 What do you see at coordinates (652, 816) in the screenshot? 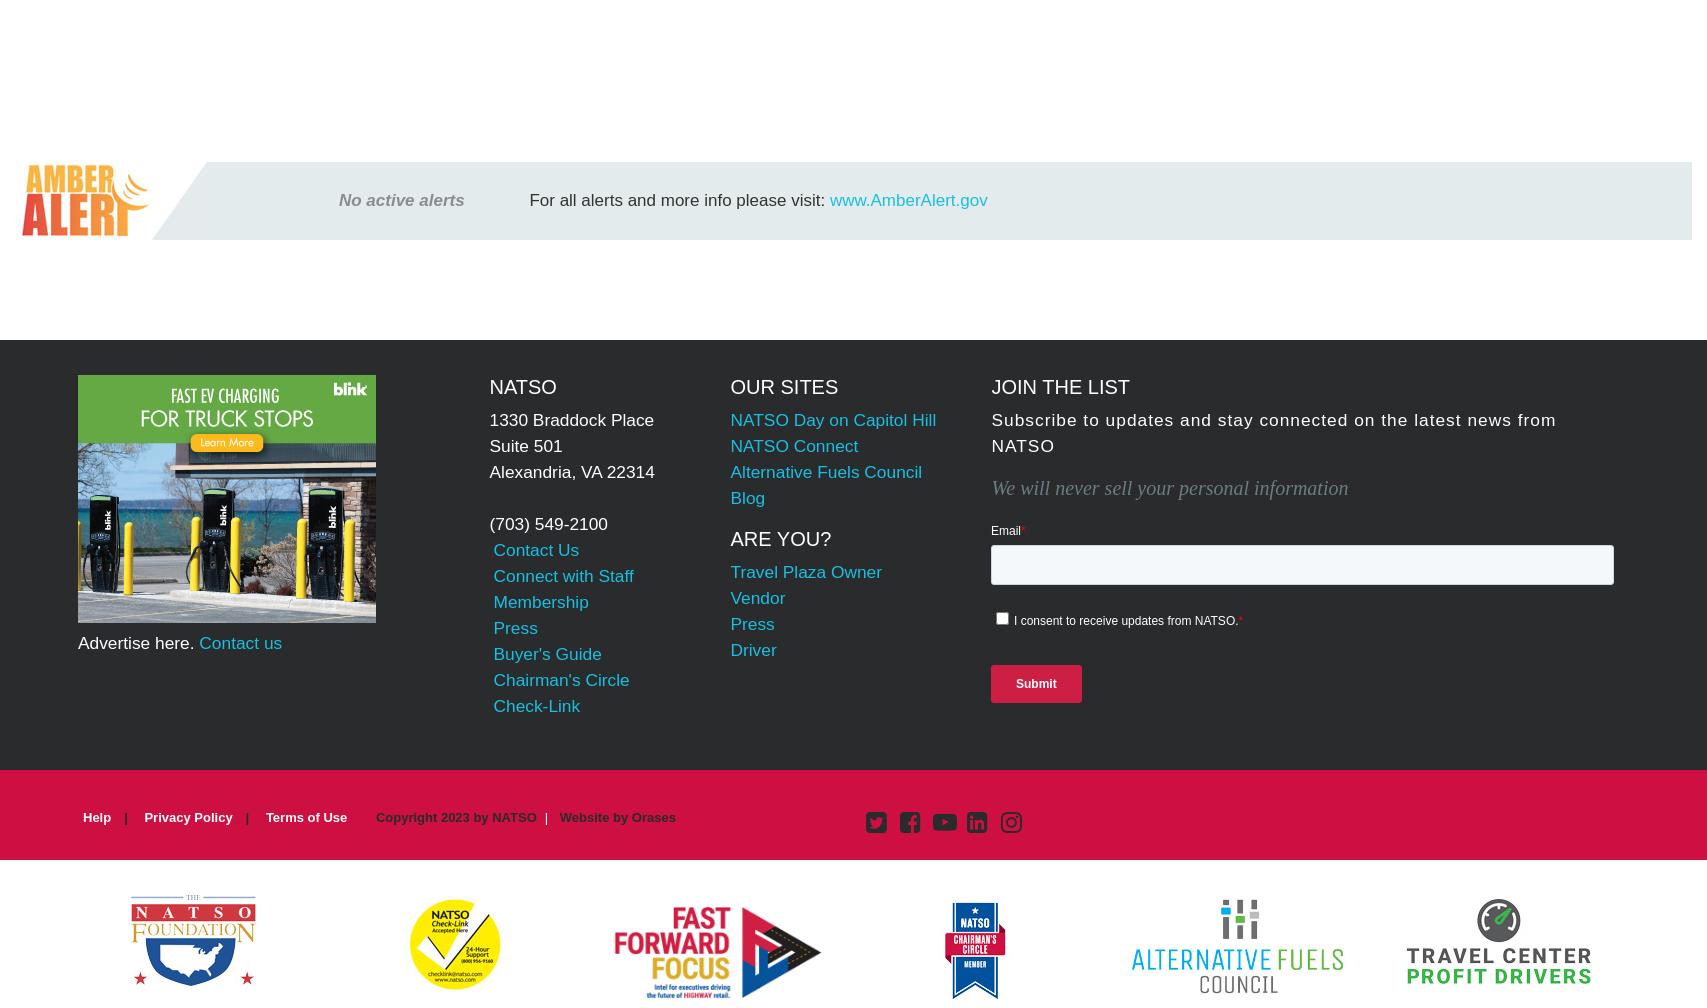
I see `'Orases'` at bounding box center [652, 816].